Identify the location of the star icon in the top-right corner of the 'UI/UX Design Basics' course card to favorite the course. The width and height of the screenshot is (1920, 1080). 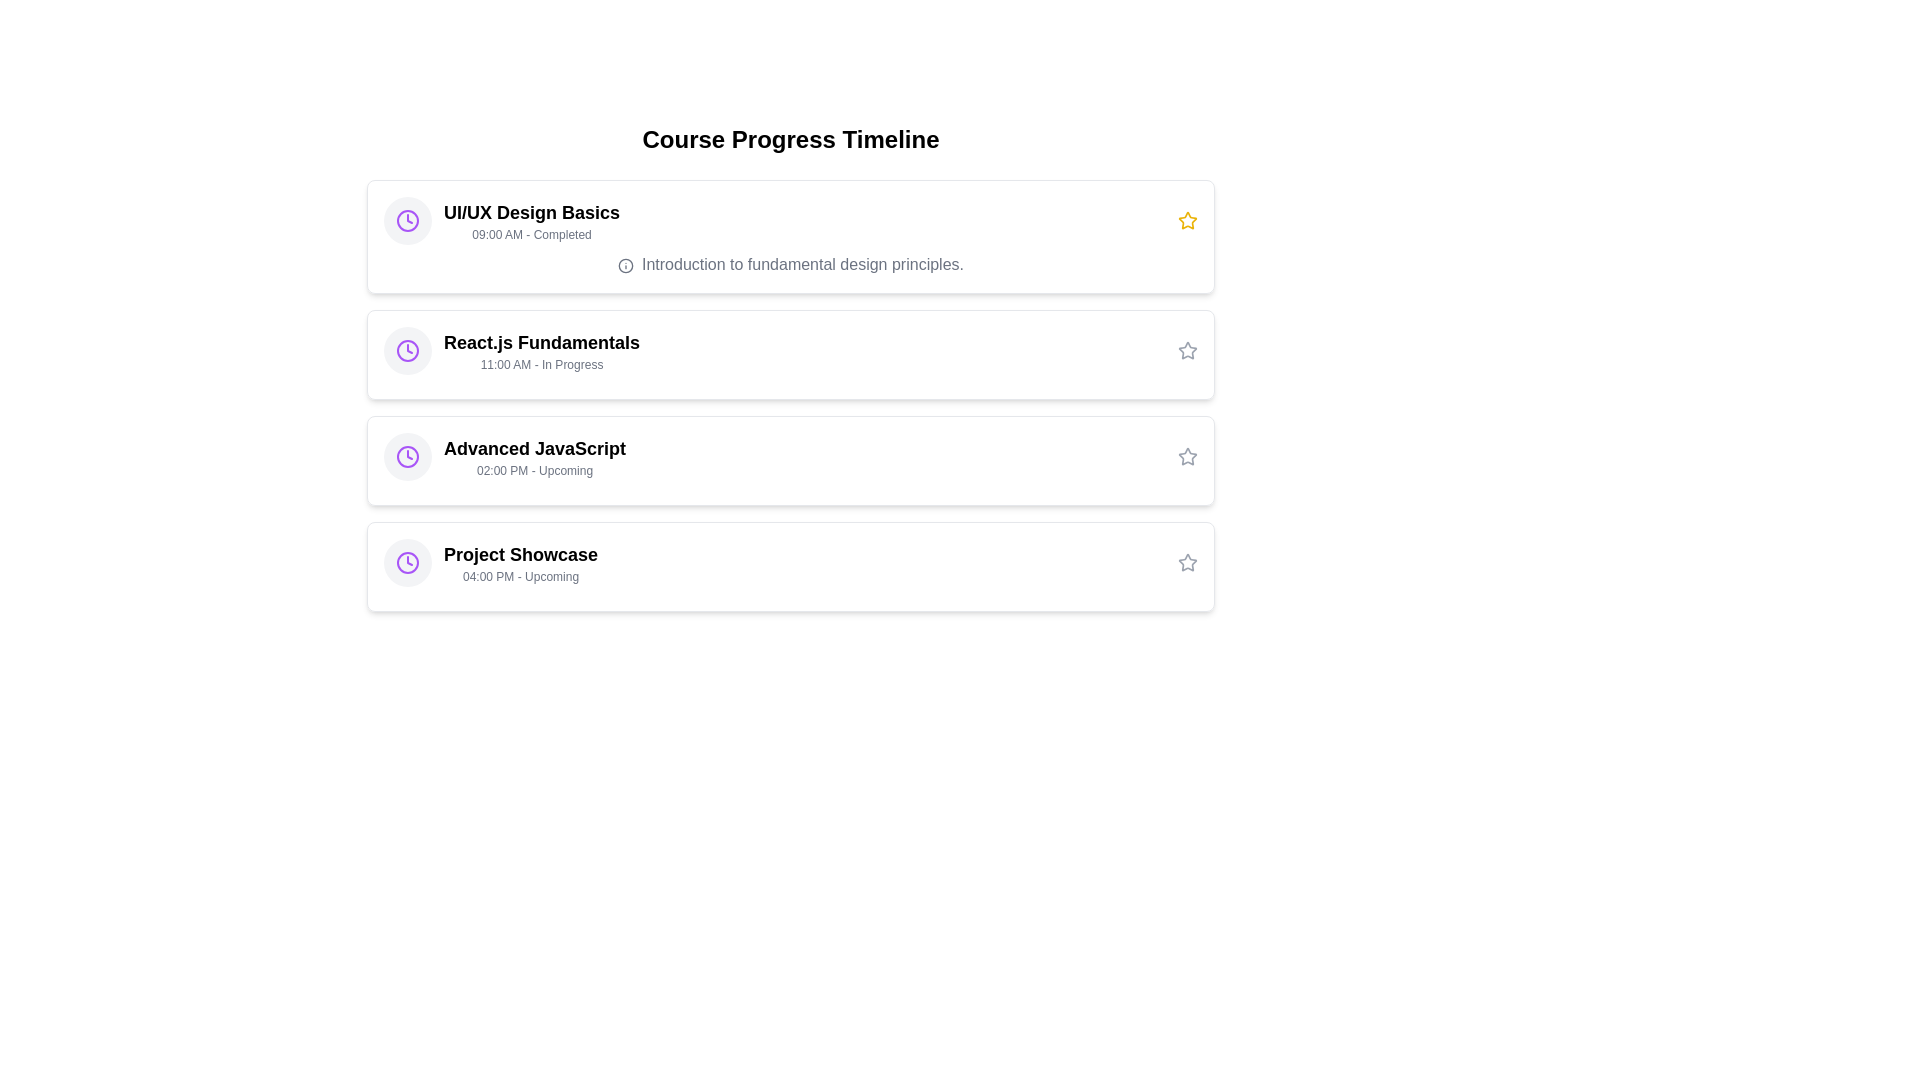
(1188, 220).